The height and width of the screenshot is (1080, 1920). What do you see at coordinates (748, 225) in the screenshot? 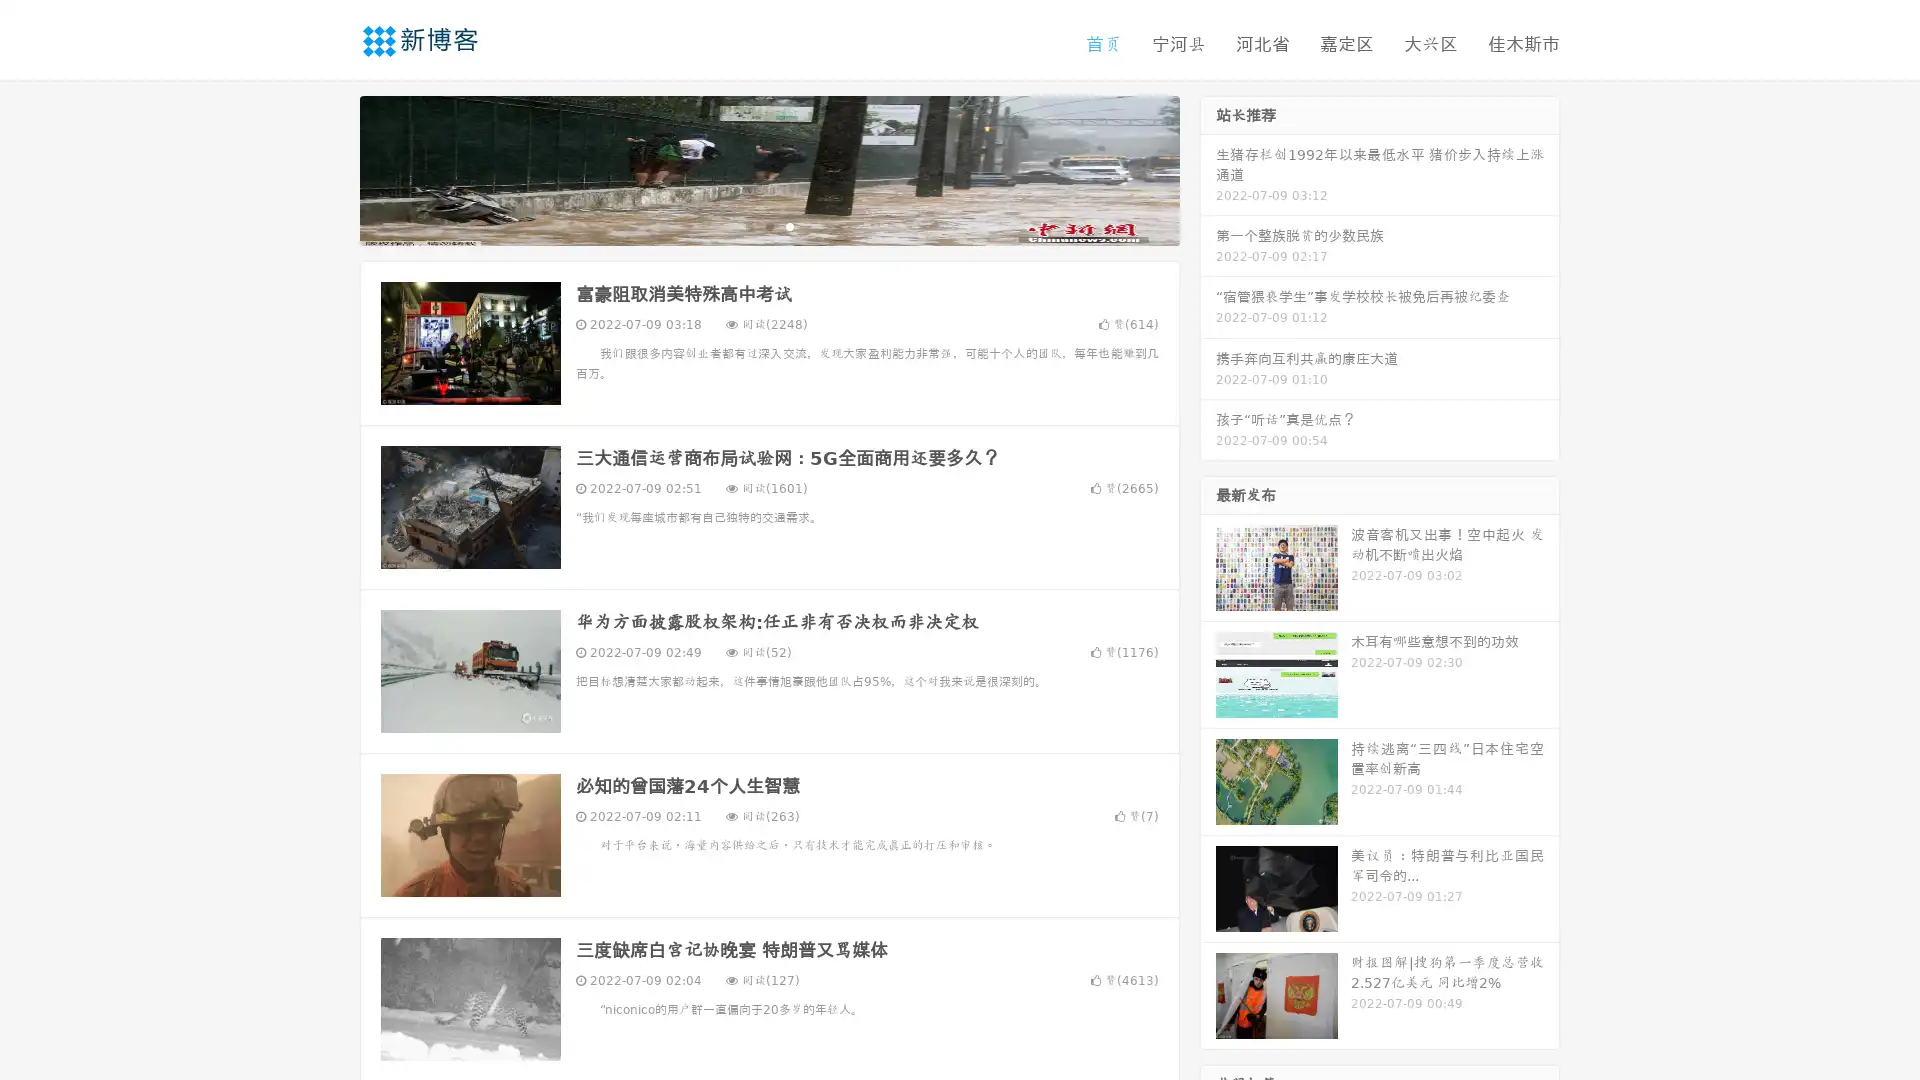
I see `Go to slide 1` at bounding box center [748, 225].